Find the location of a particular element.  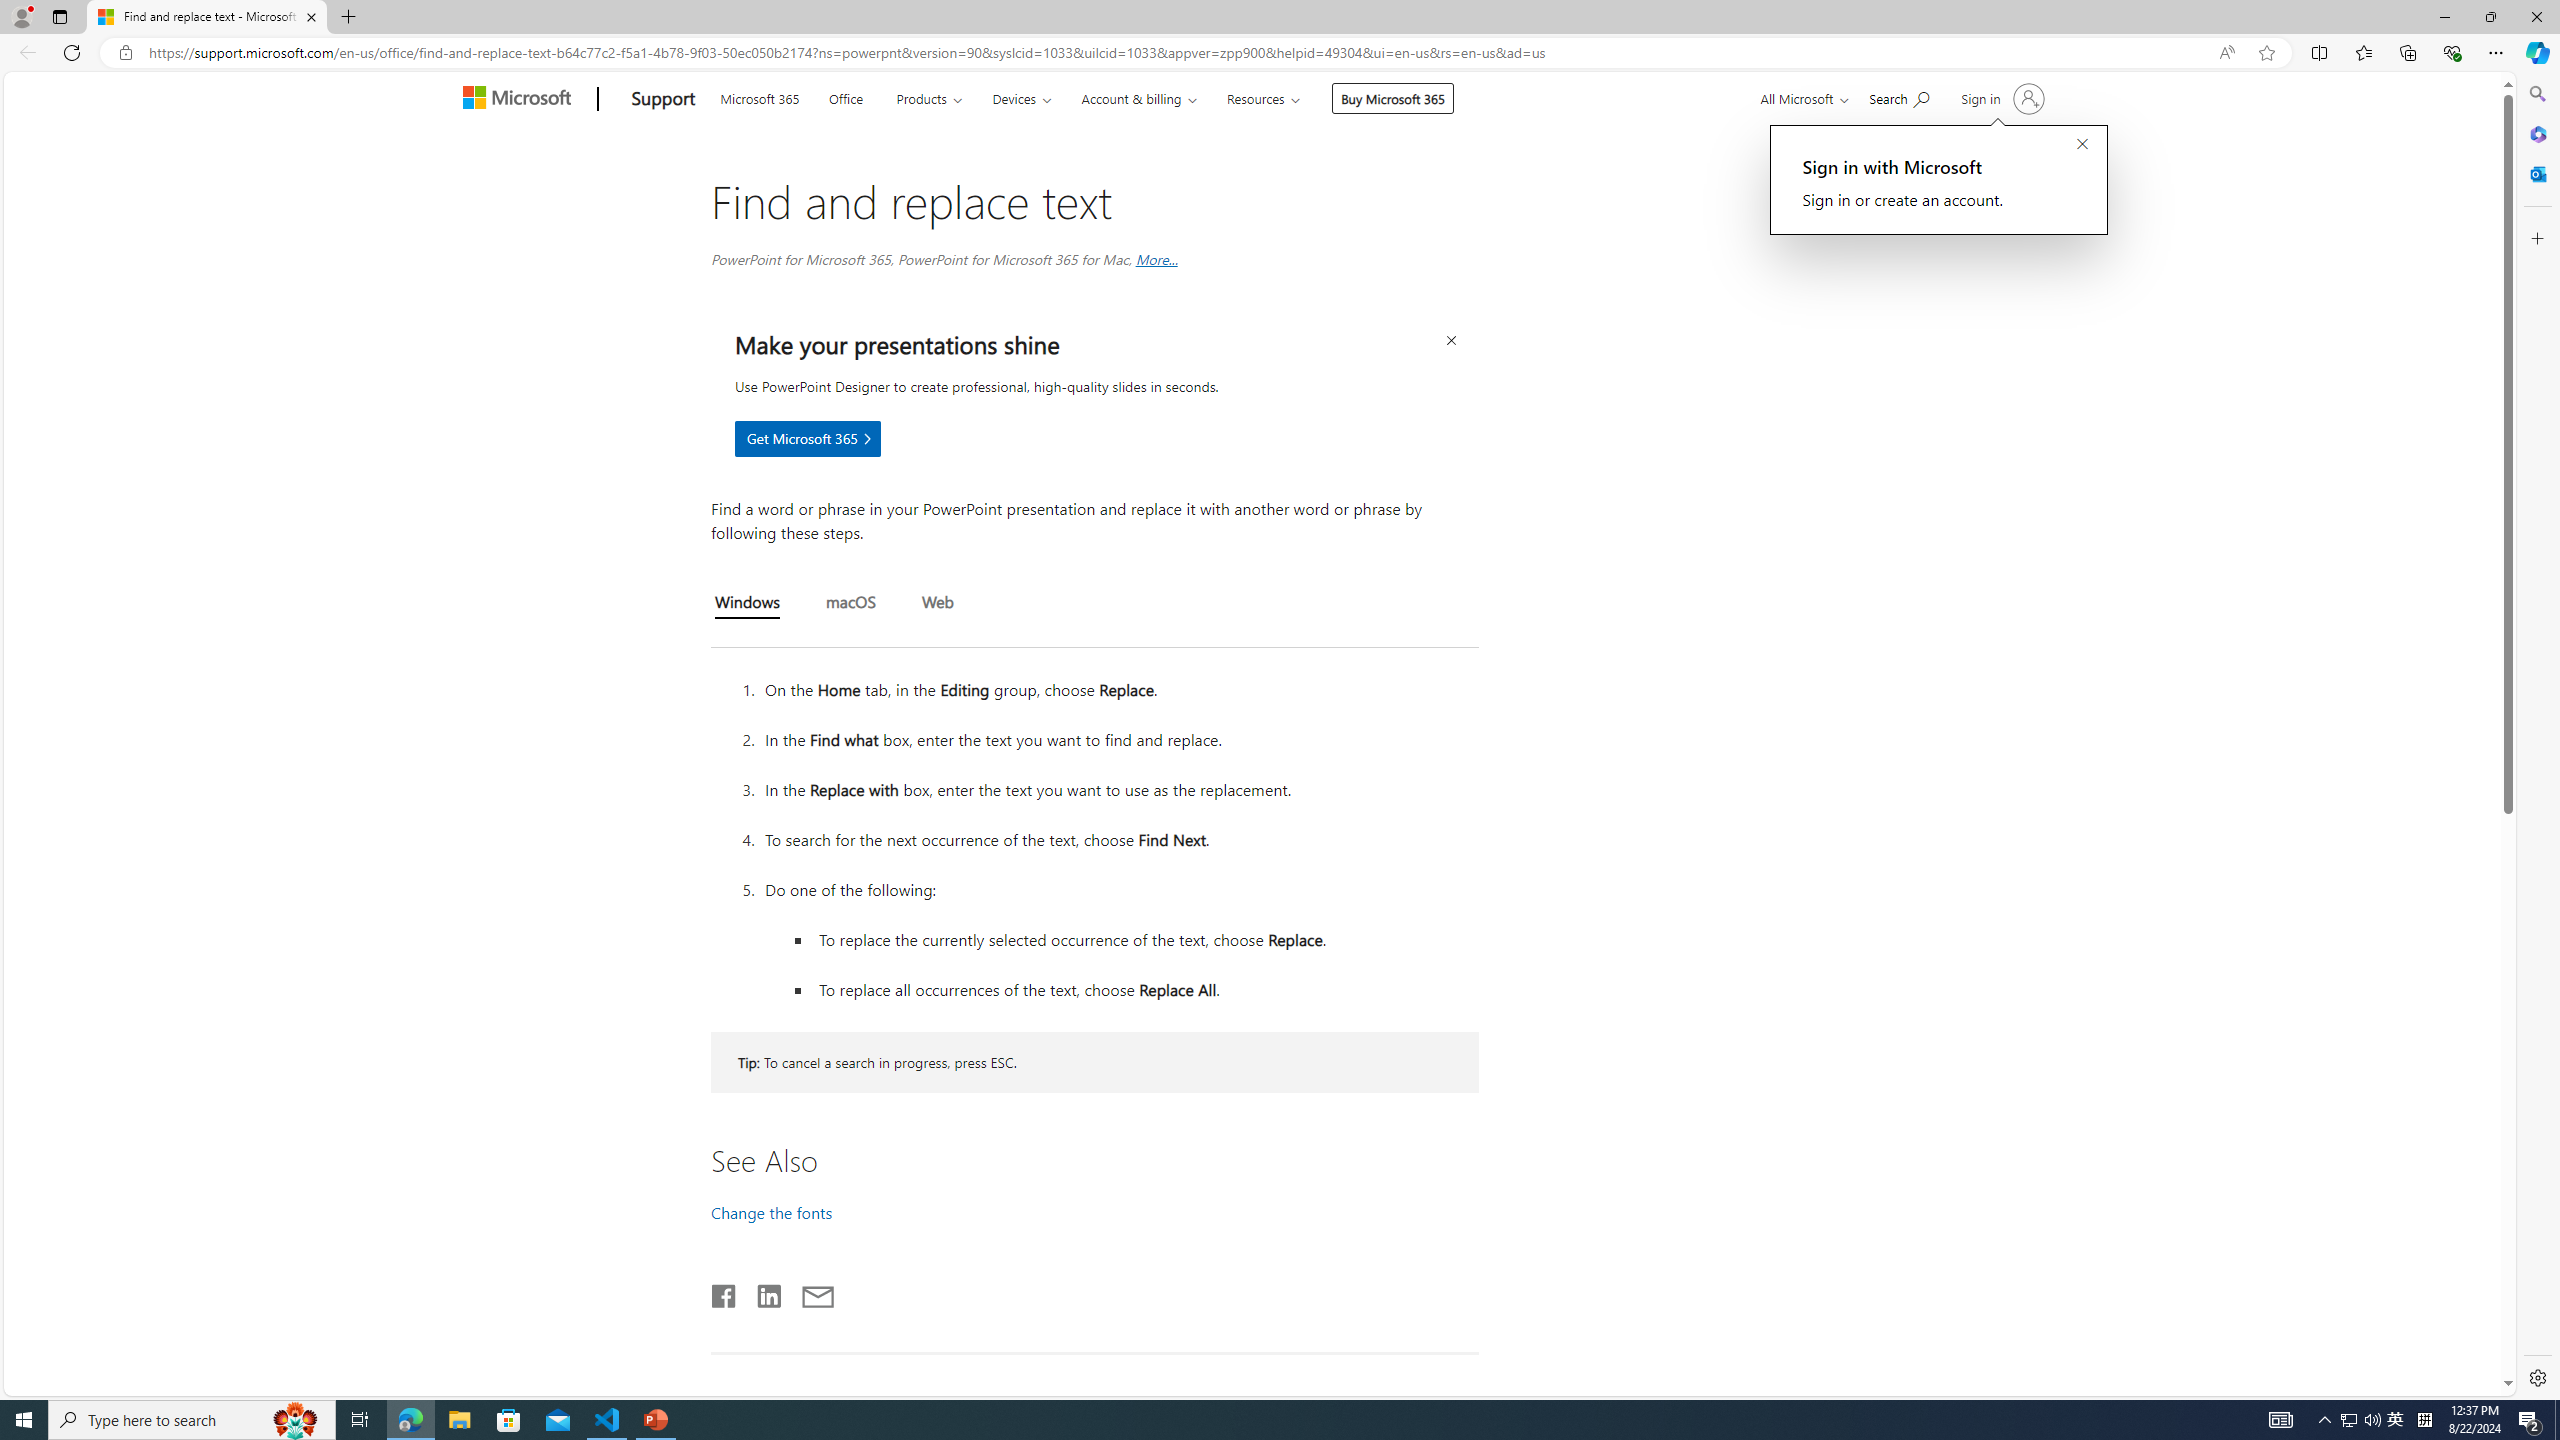

'Share on Facebook' is located at coordinates (725, 1292).